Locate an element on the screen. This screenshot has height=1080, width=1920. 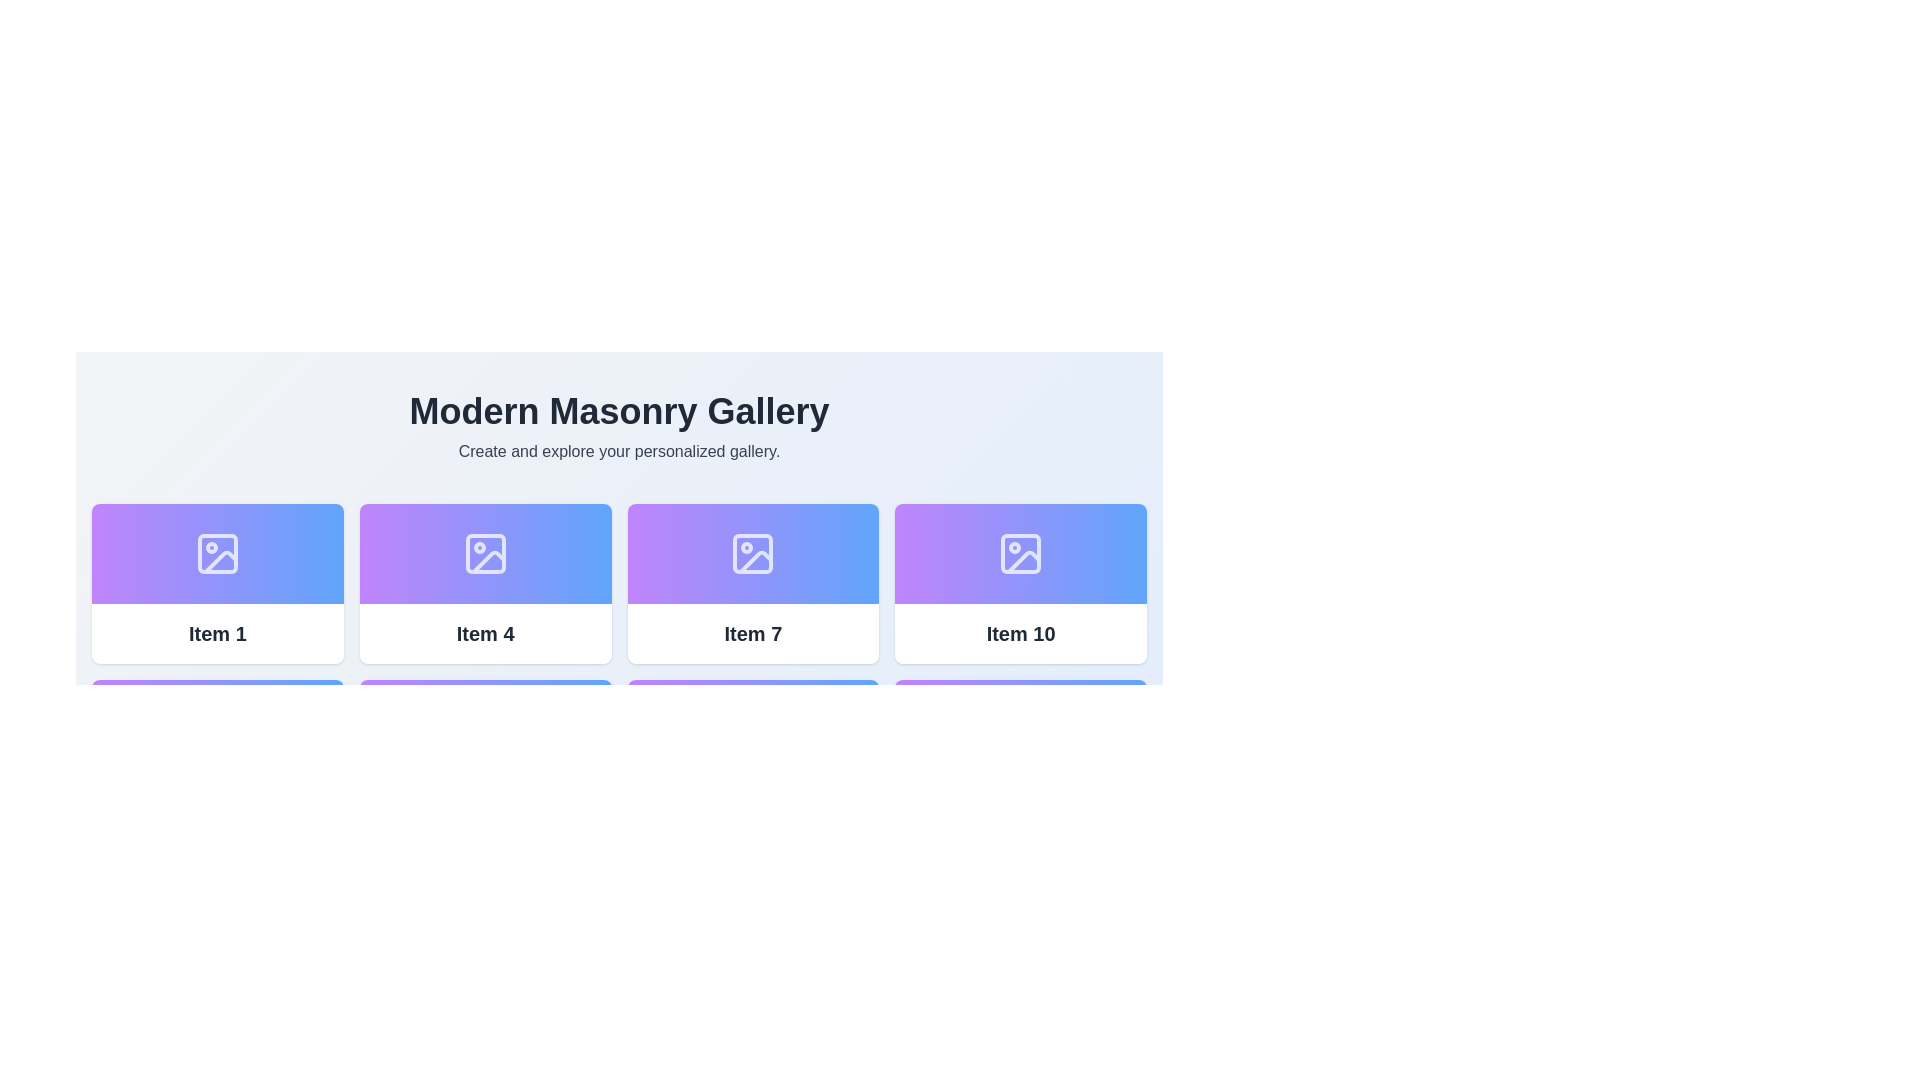
the decorative square shape inside the image icon that is part of the 'Item 10' card in the gallery is located at coordinates (1021, 554).